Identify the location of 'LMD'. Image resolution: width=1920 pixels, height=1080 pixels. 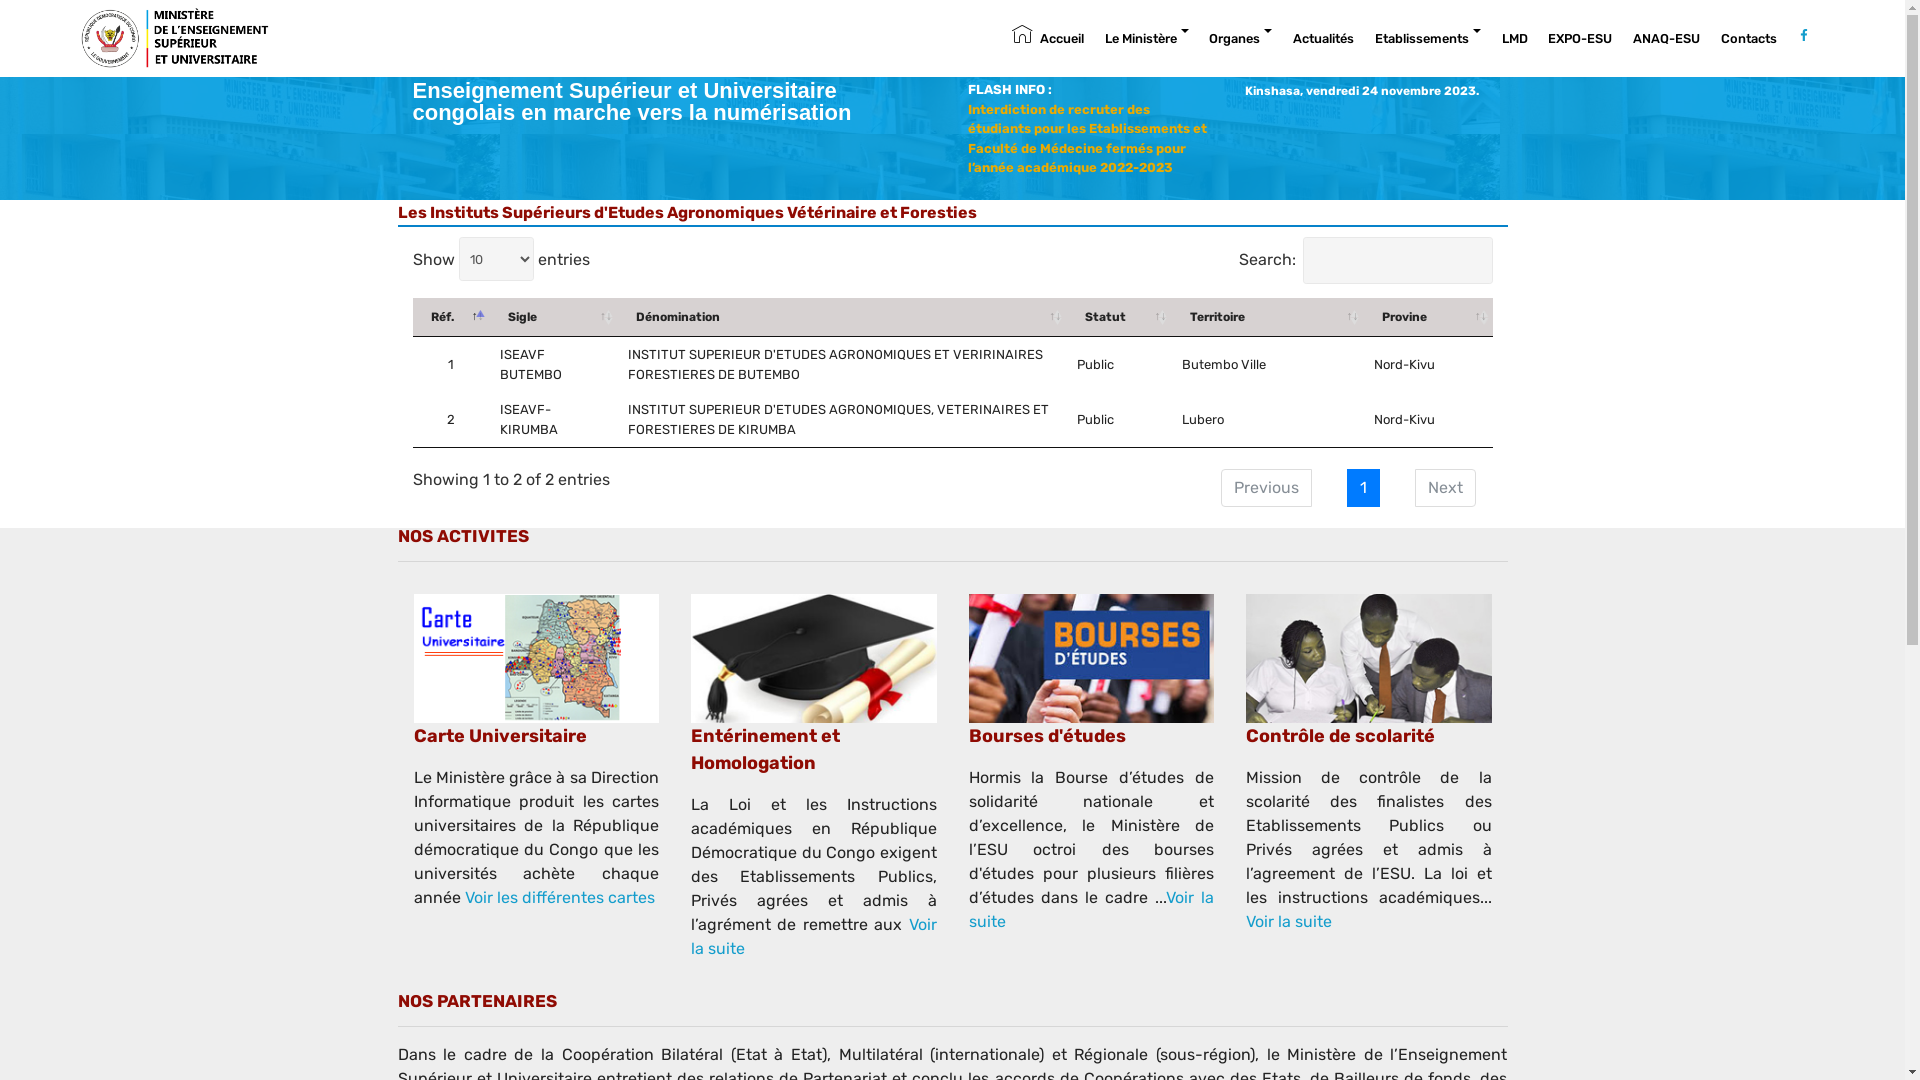
(1515, 38).